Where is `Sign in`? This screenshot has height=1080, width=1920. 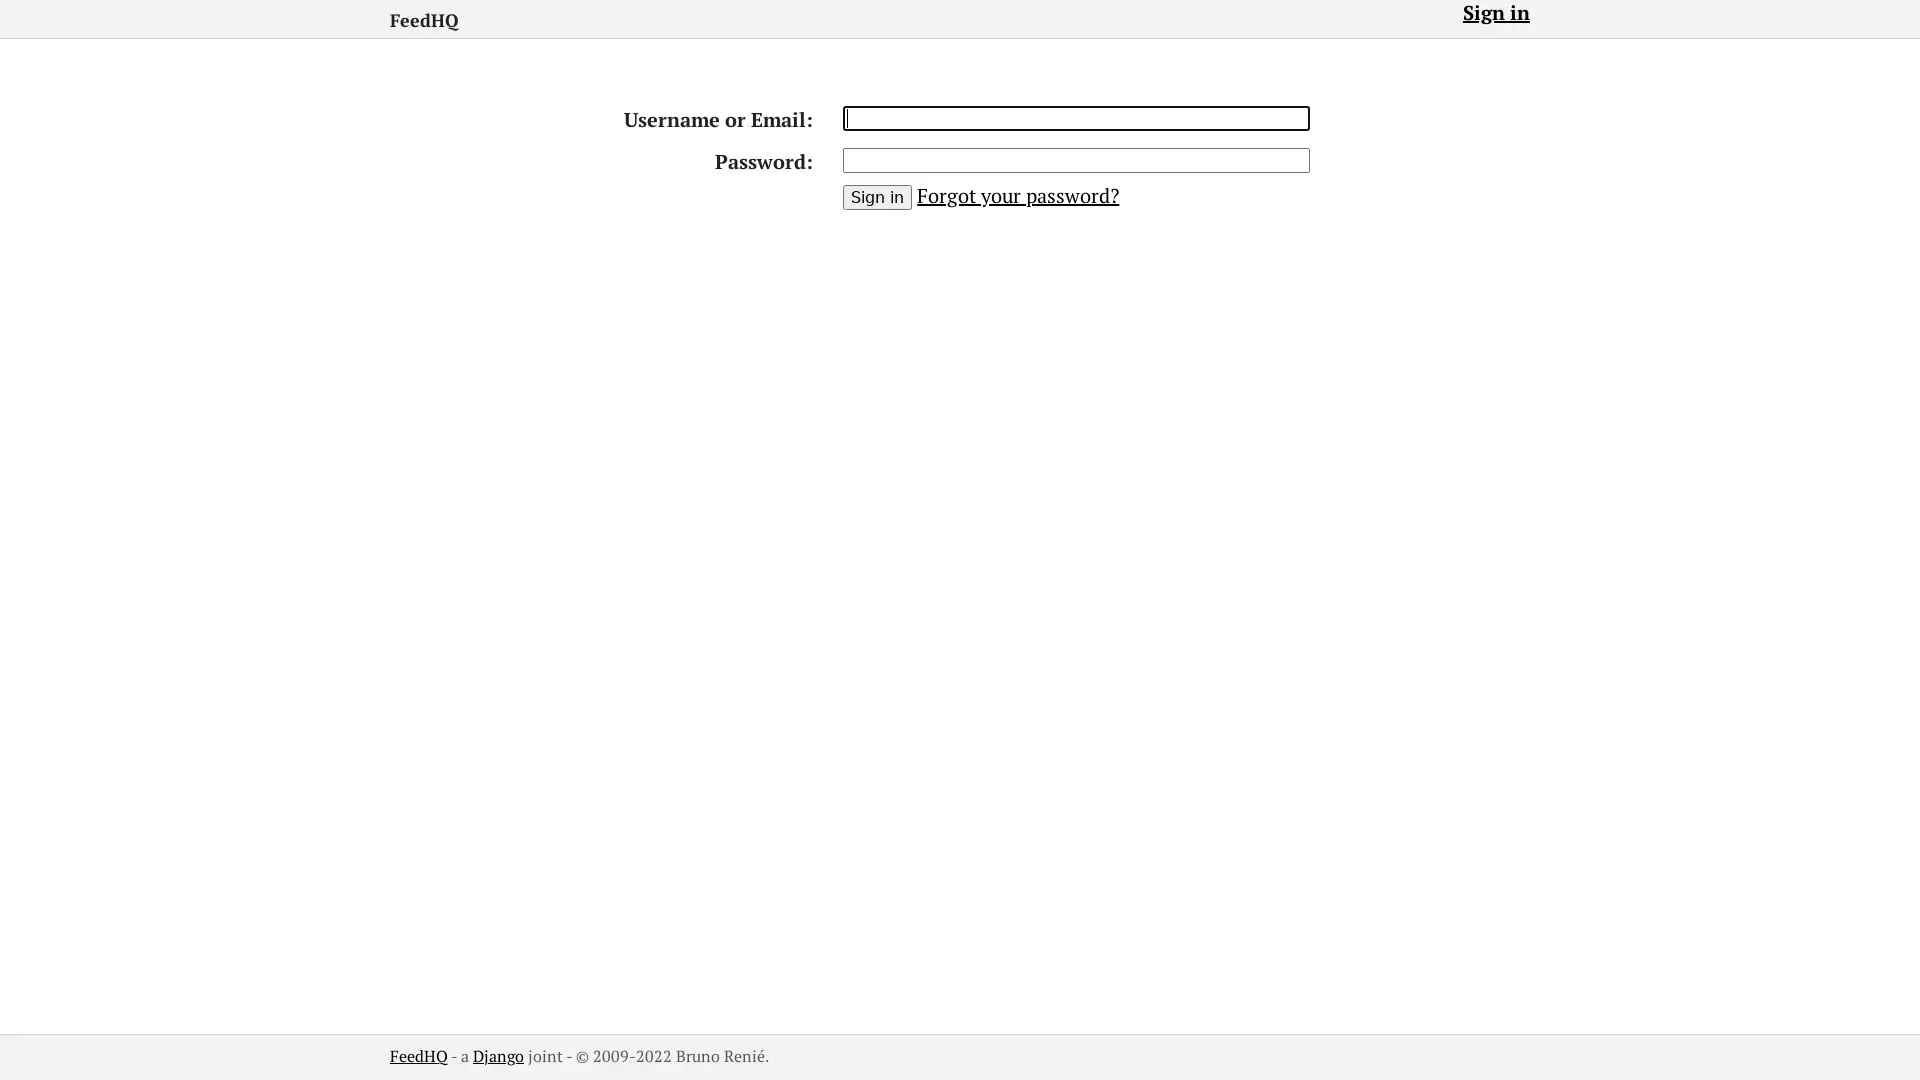
Sign in is located at coordinates (877, 197).